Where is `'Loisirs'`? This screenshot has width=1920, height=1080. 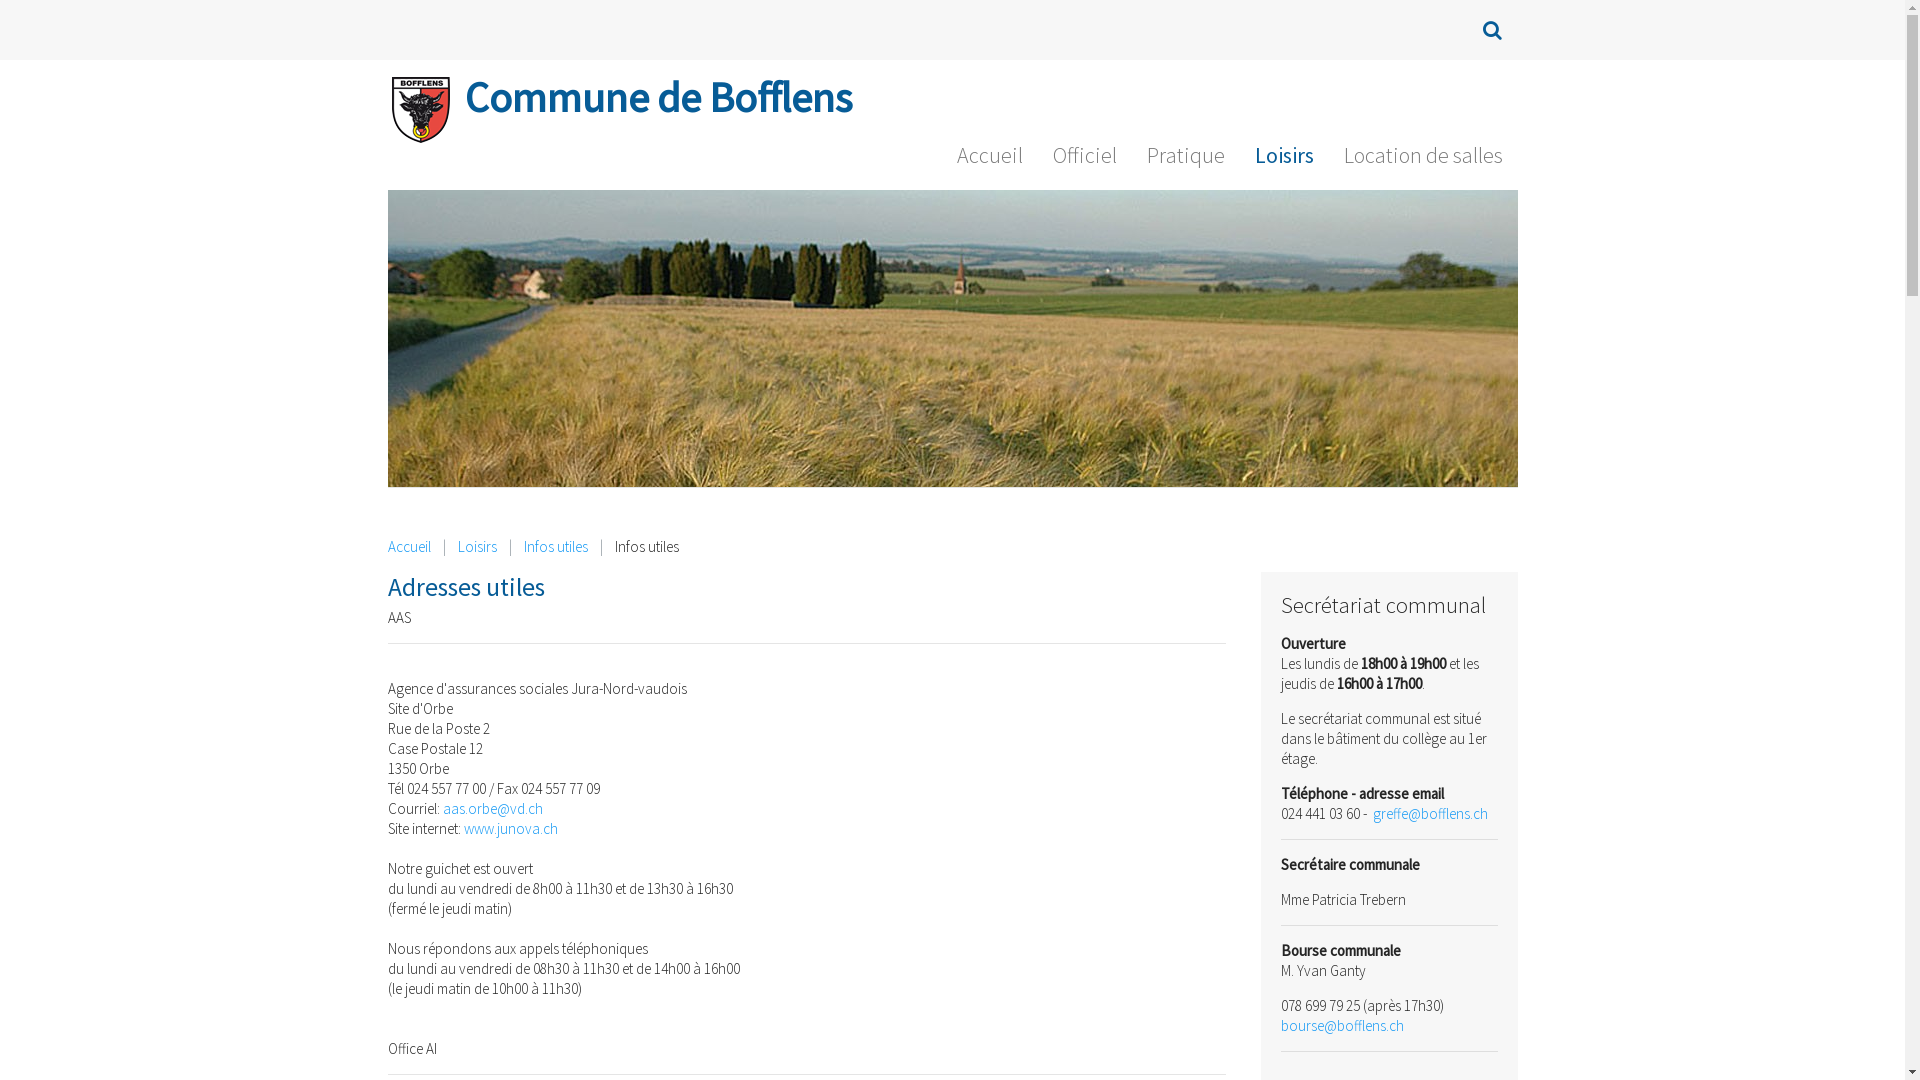 'Loisirs' is located at coordinates (1238, 158).